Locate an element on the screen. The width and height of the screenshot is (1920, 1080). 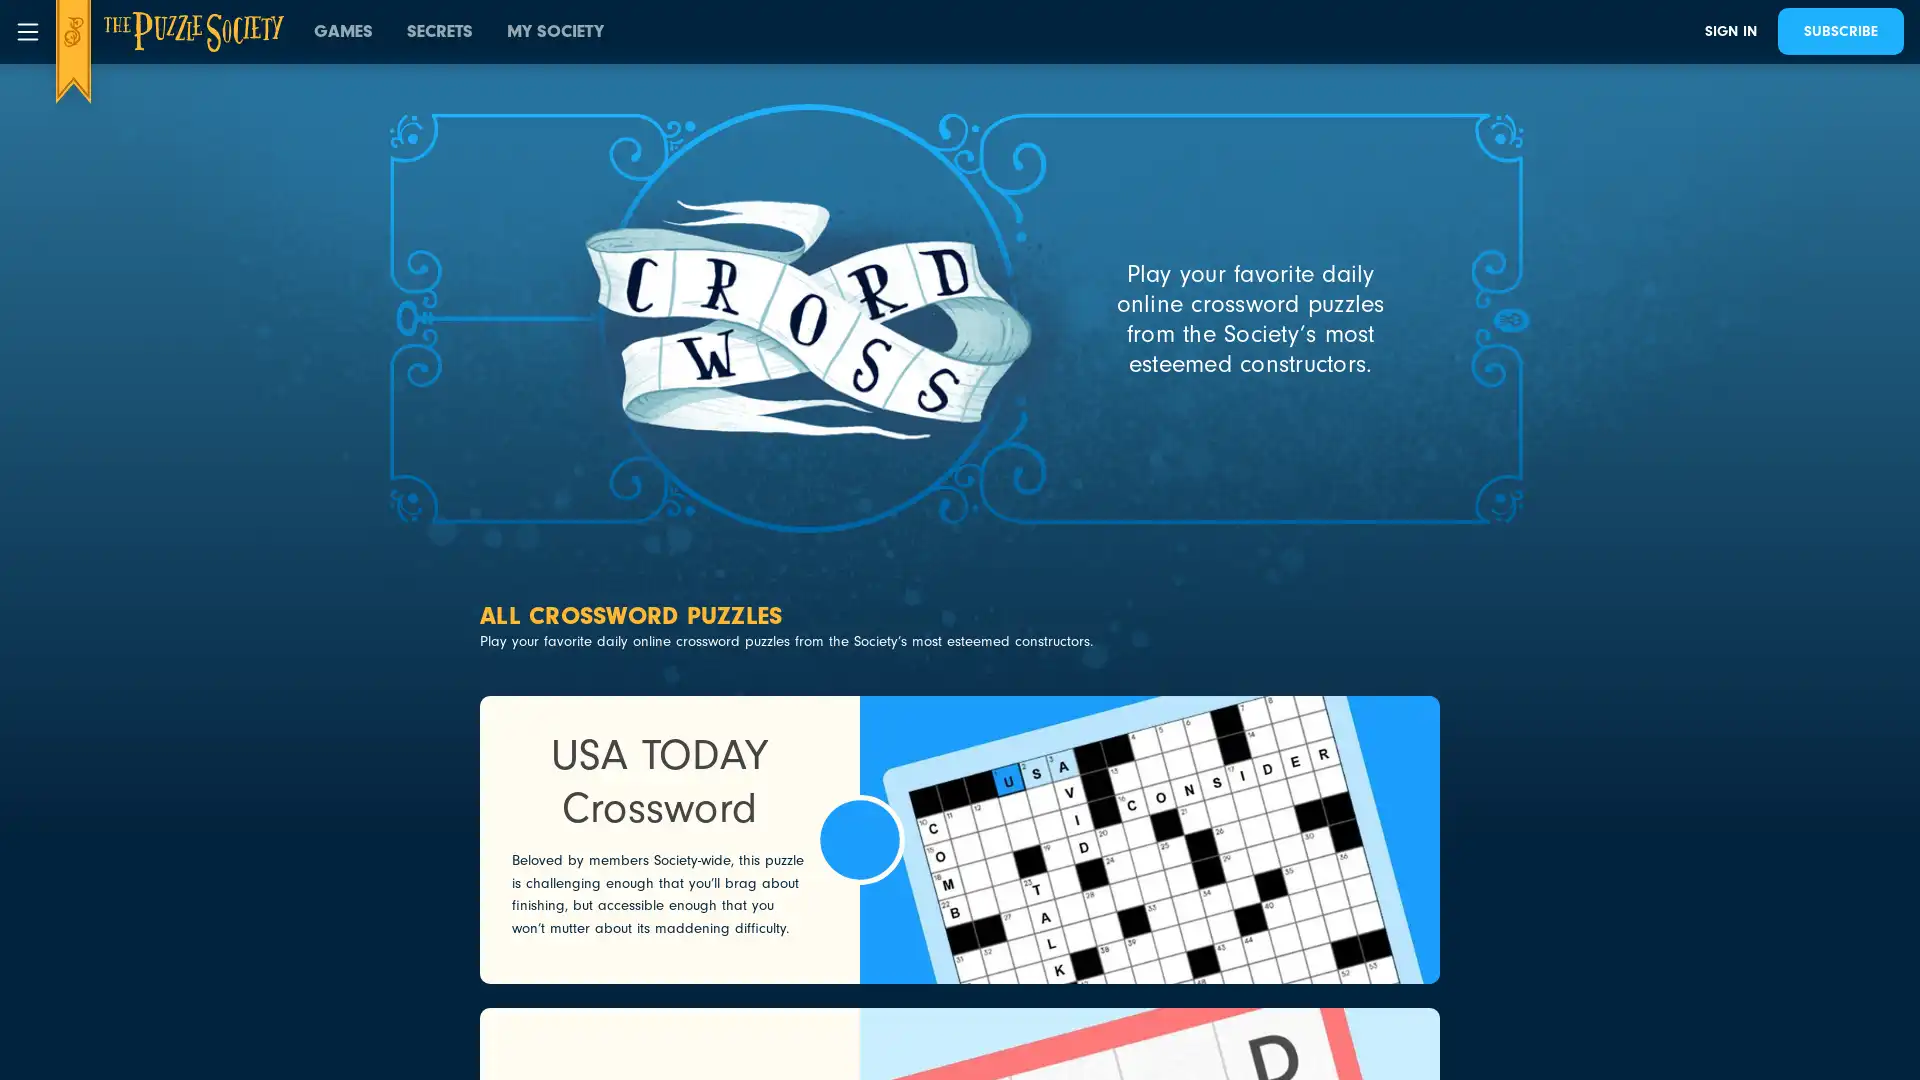
SECRETS is located at coordinates (439, 31).